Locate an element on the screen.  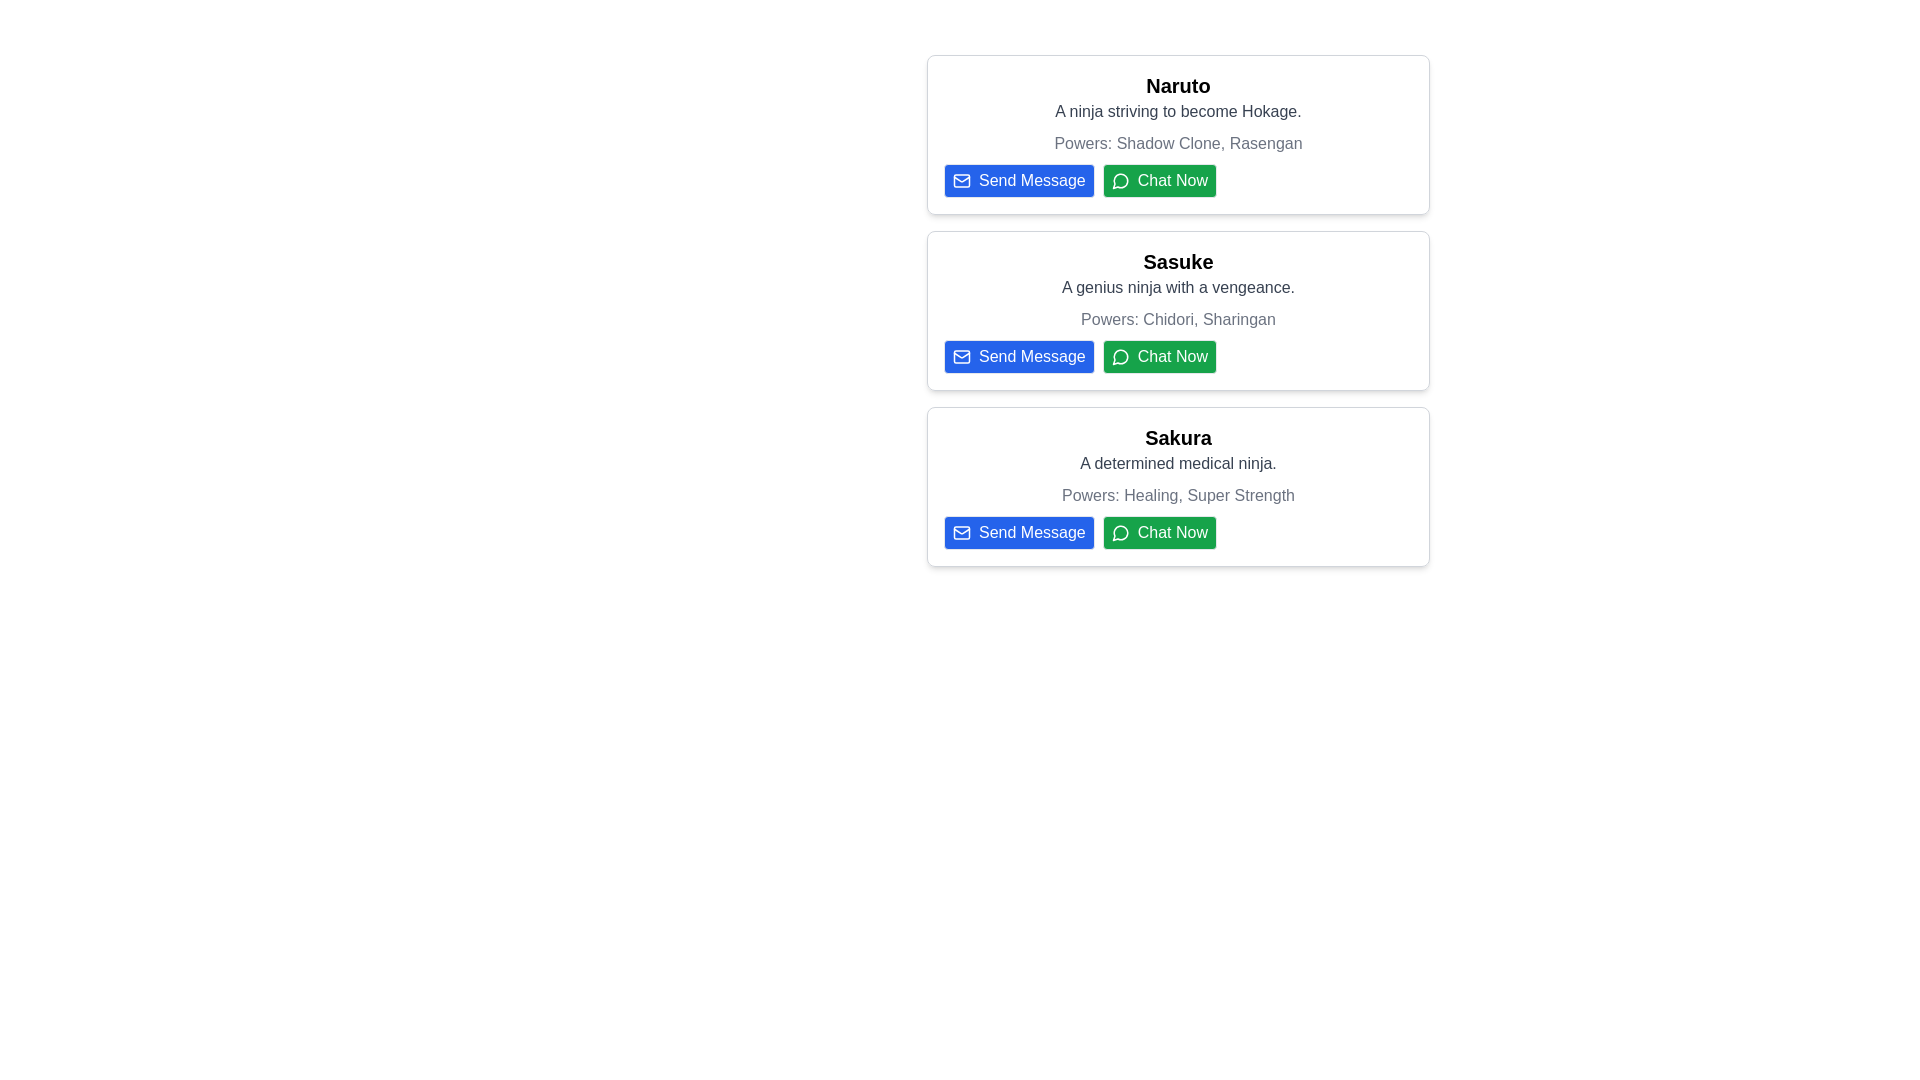
the text label displaying 'A genius ninja with a vengeance.' which is styled in gray font and positioned below the heading 'Sasuke' is located at coordinates (1178, 288).